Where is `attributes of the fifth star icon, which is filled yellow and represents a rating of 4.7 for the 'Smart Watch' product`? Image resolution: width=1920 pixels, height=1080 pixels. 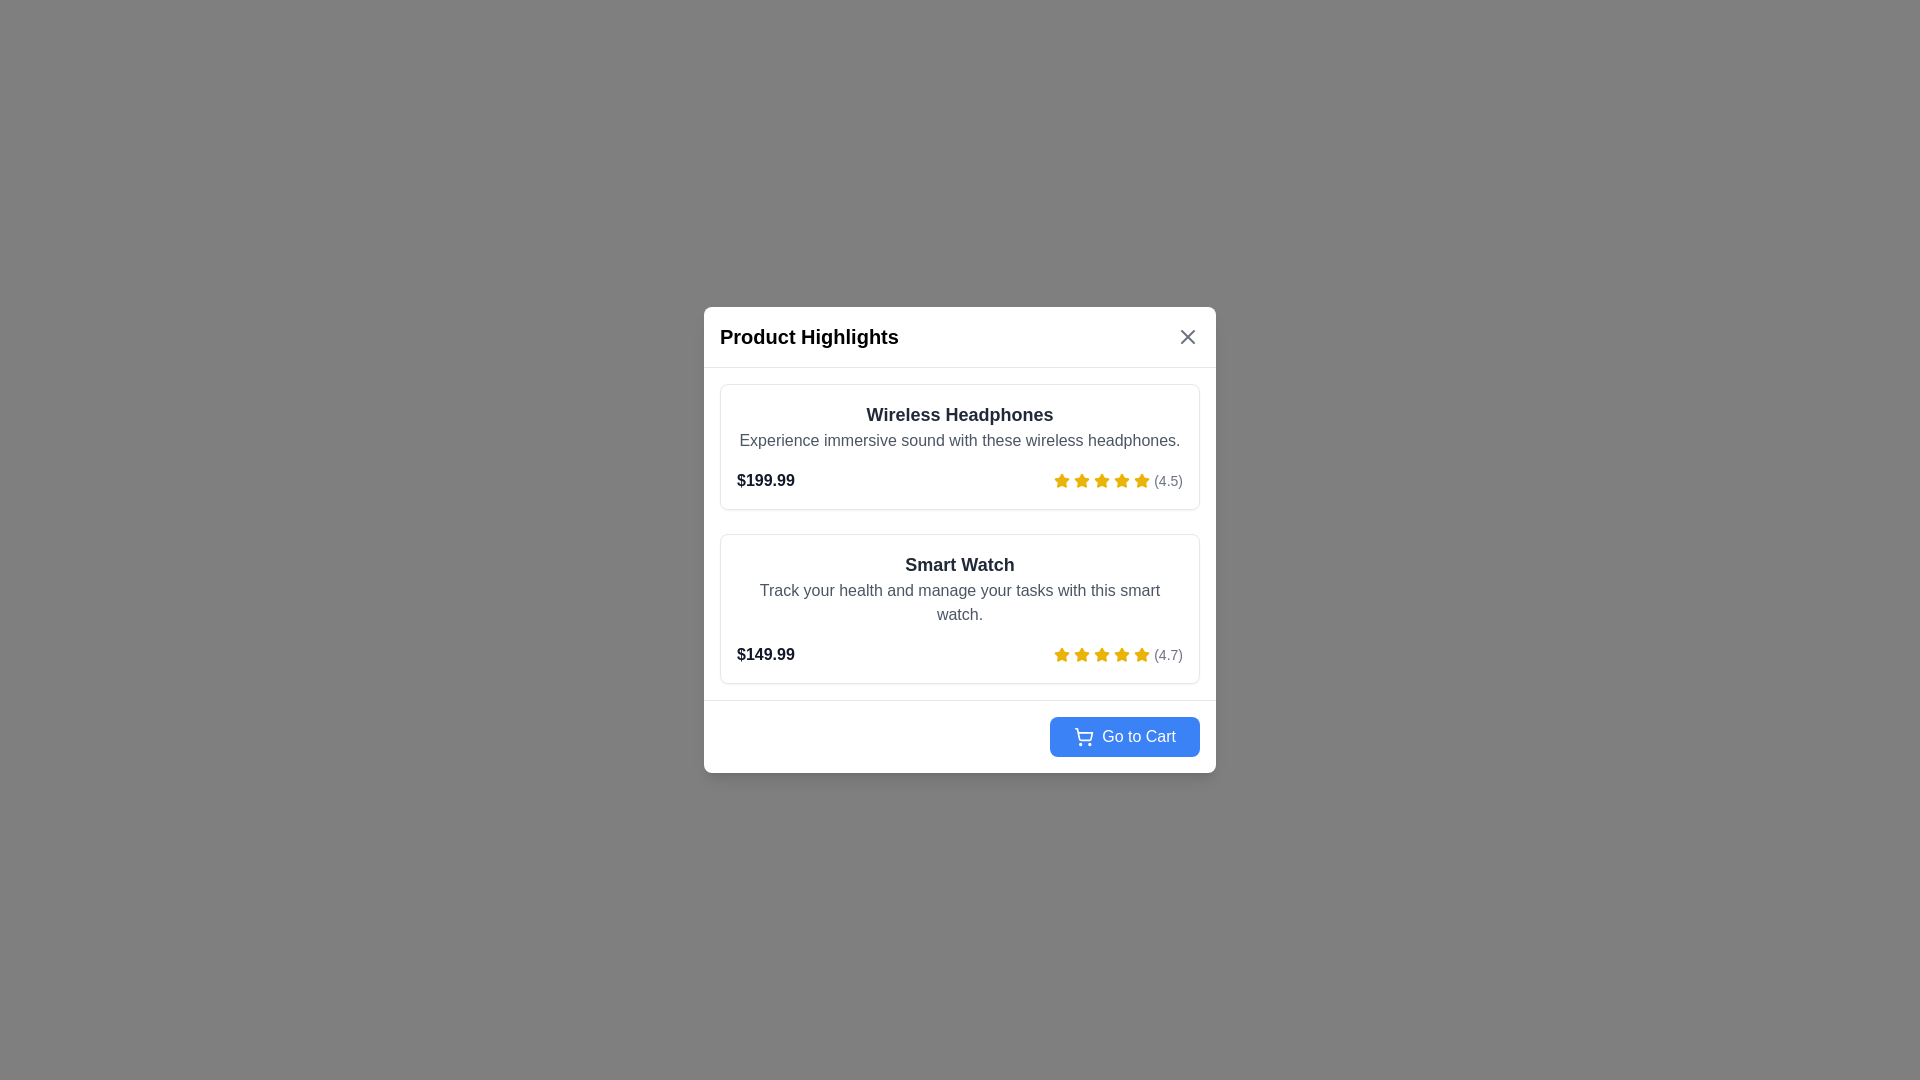 attributes of the fifth star icon, which is filled yellow and represents a rating of 4.7 for the 'Smart Watch' product is located at coordinates (1142, 655).